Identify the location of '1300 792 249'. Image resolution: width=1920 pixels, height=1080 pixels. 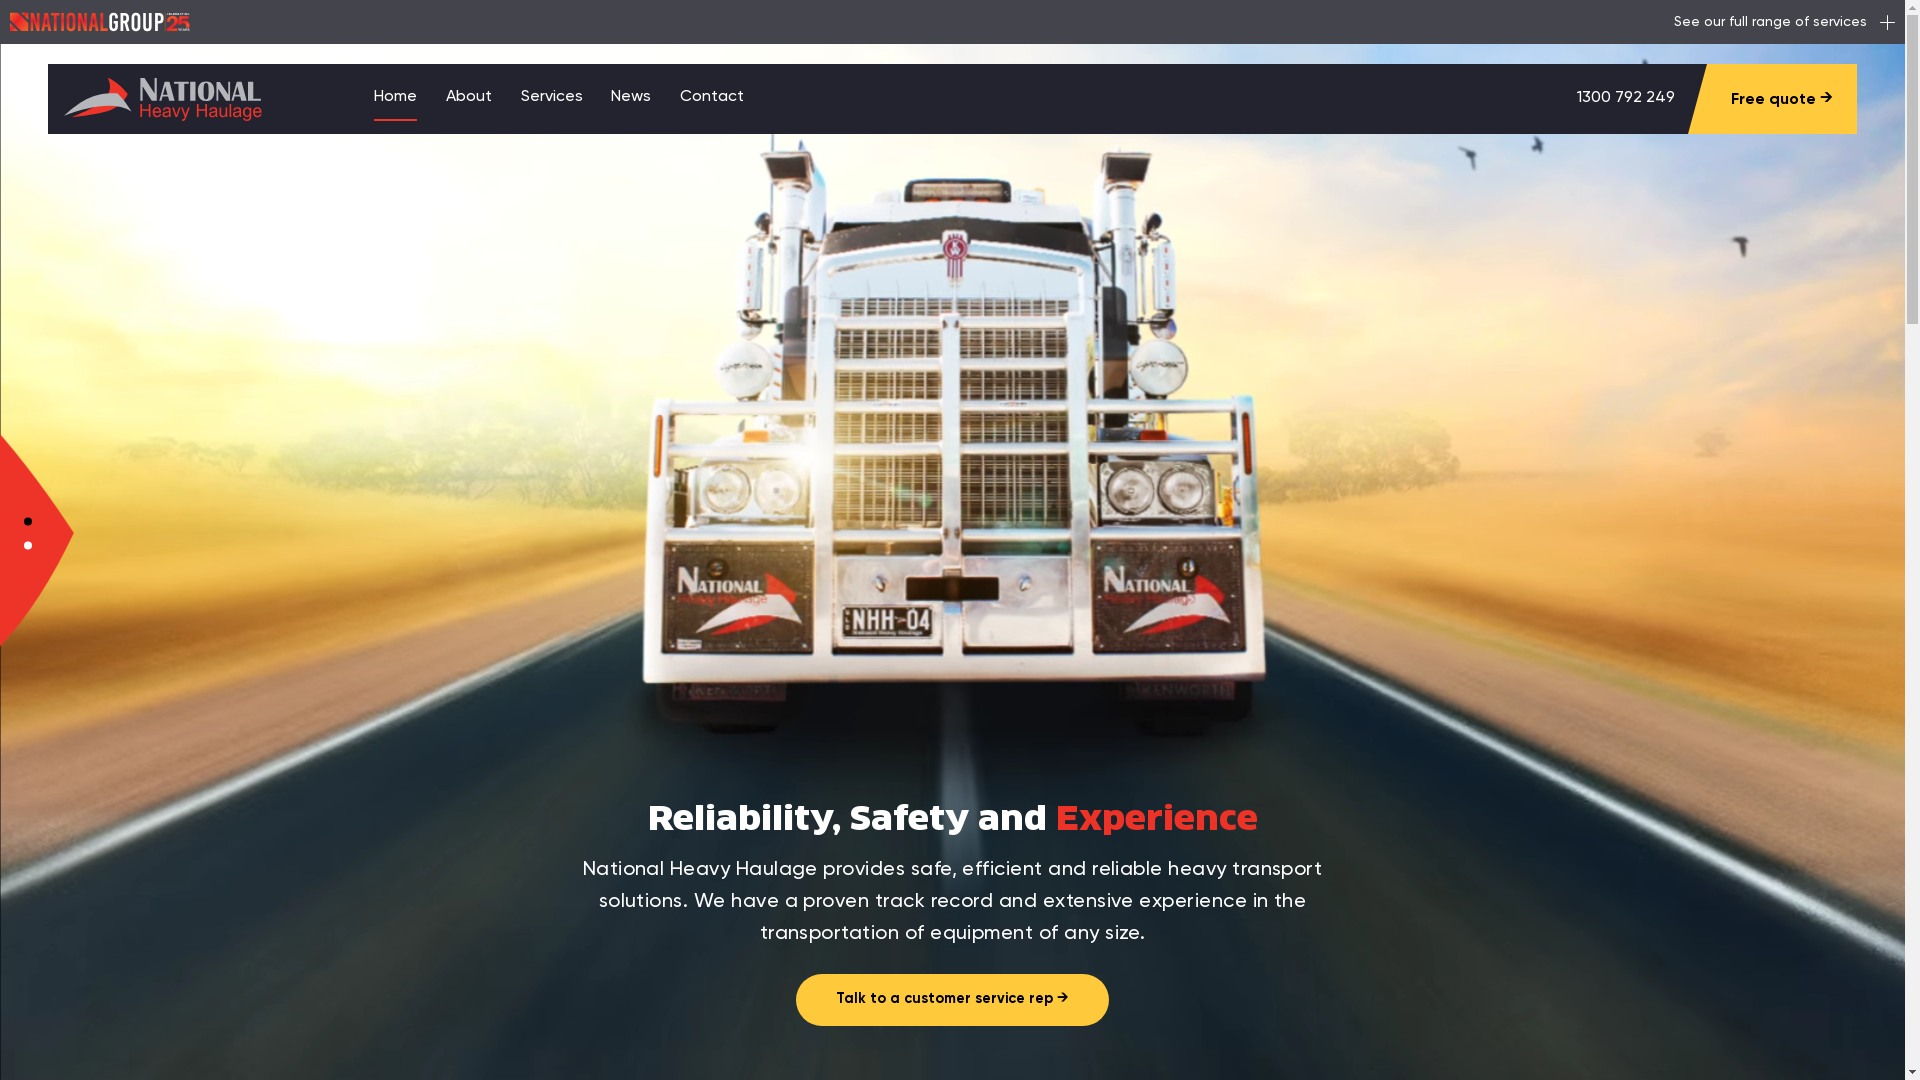
(1626, 97).